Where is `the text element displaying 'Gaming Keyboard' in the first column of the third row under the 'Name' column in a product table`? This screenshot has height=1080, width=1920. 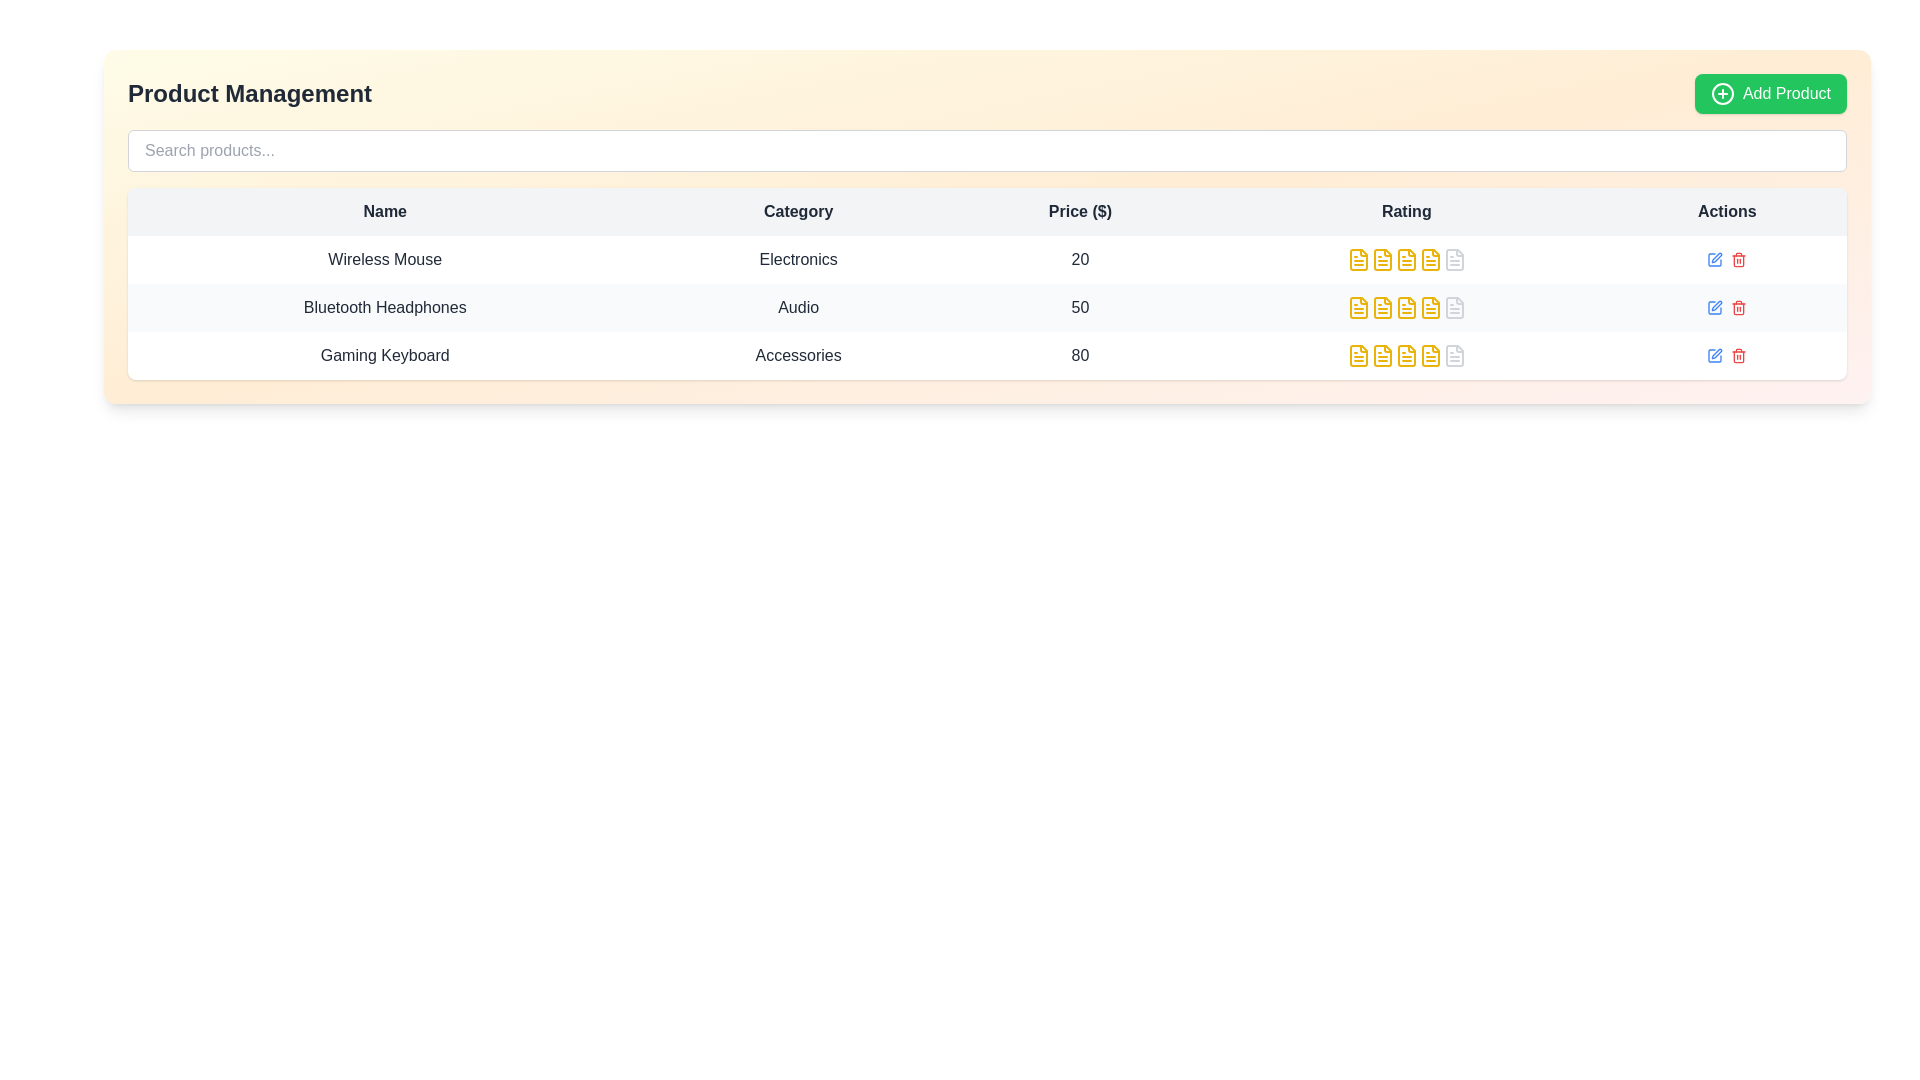
the text element displaying 'Gaming Keyboard' in the first column of the third row under the 'Name' column in a product table is located at coordinates (385, 354).